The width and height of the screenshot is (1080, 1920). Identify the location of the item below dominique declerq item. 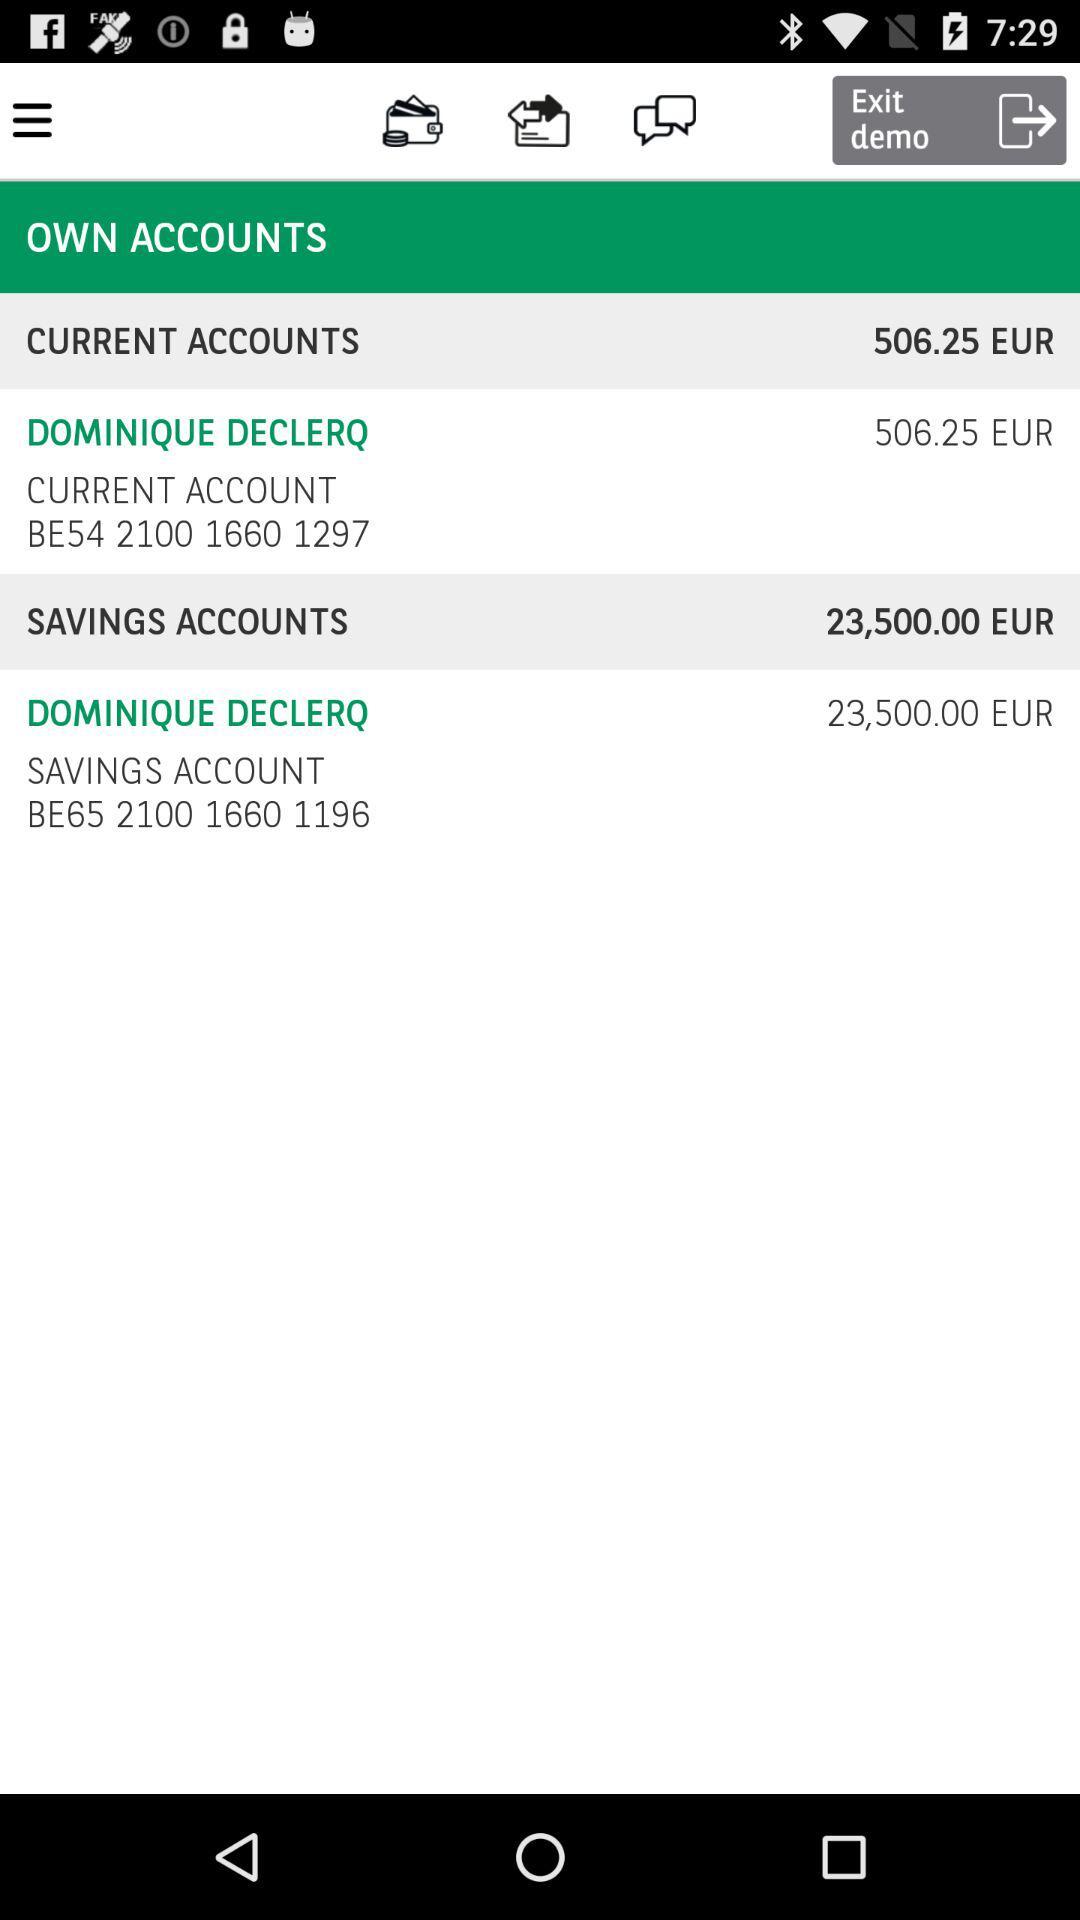
(181, 490).